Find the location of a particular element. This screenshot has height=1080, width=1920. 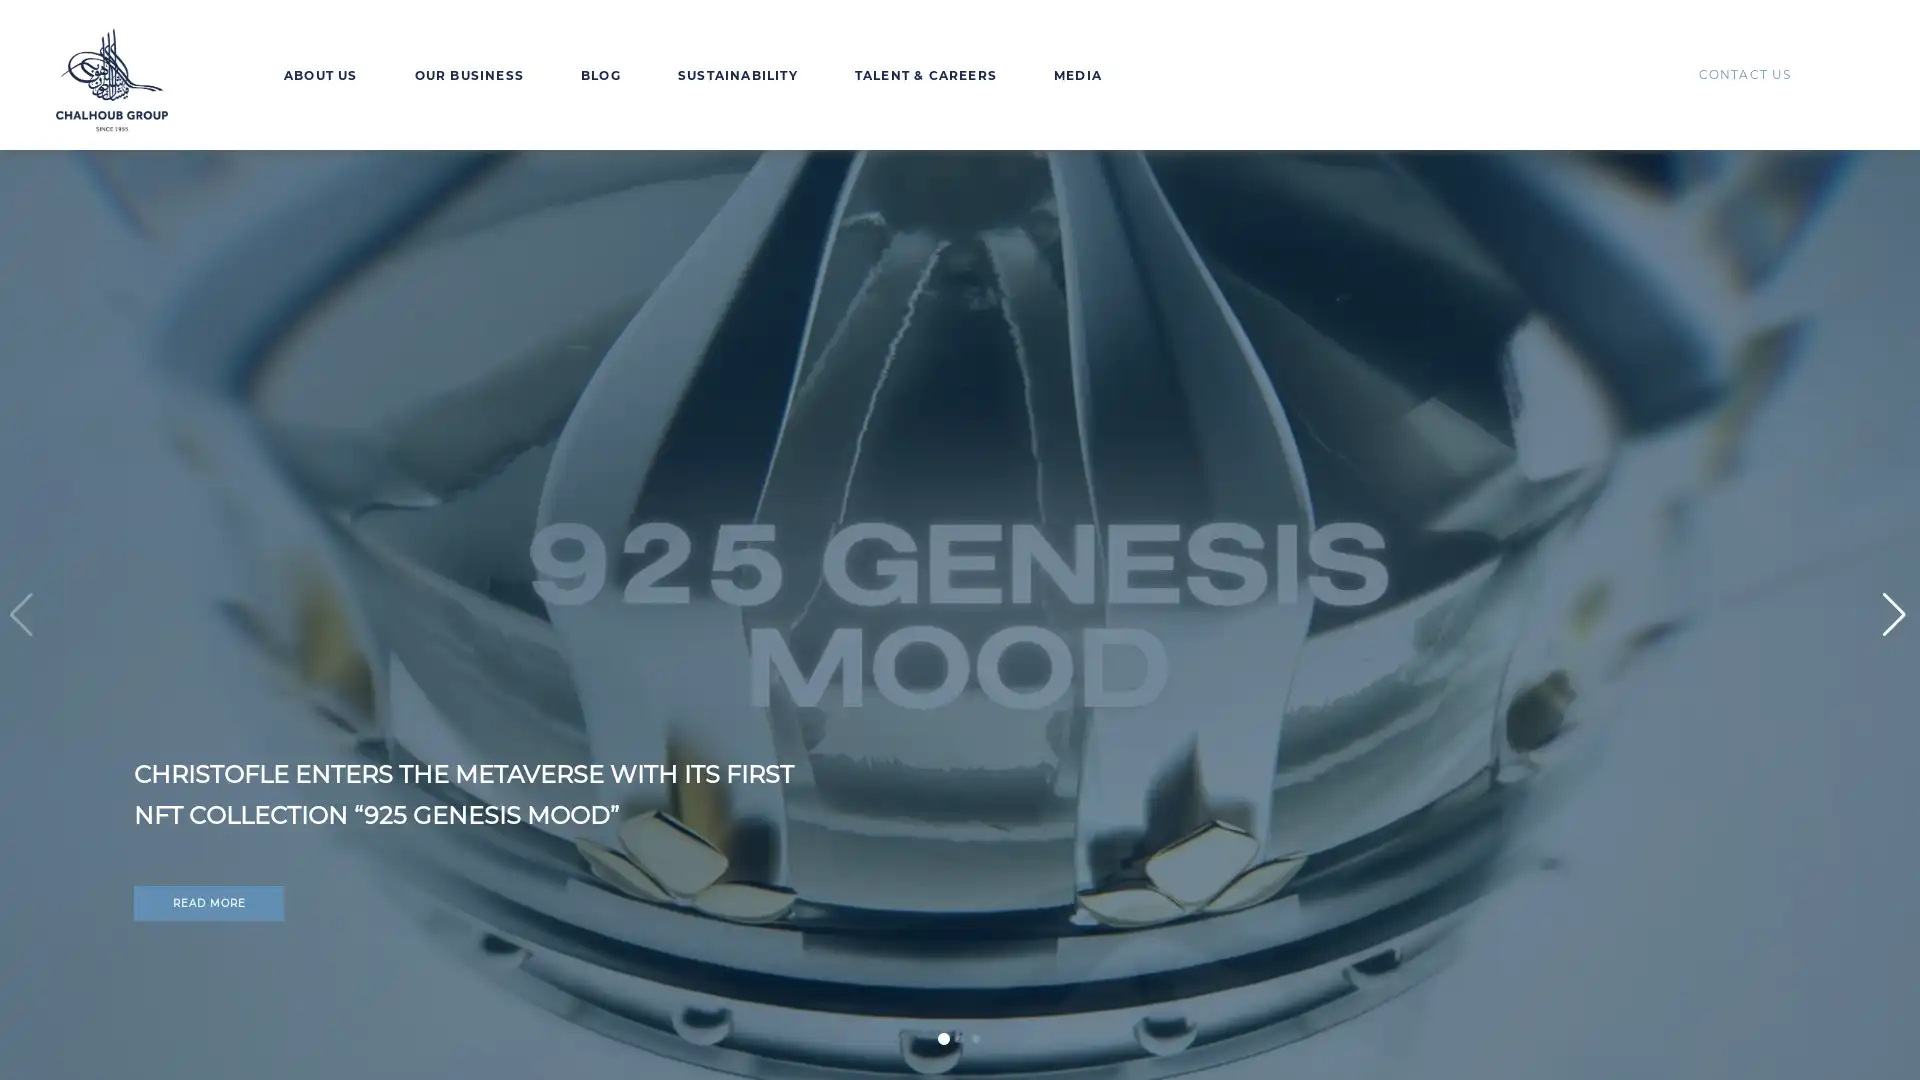

Previous slide is located at coordinates (23, 613).